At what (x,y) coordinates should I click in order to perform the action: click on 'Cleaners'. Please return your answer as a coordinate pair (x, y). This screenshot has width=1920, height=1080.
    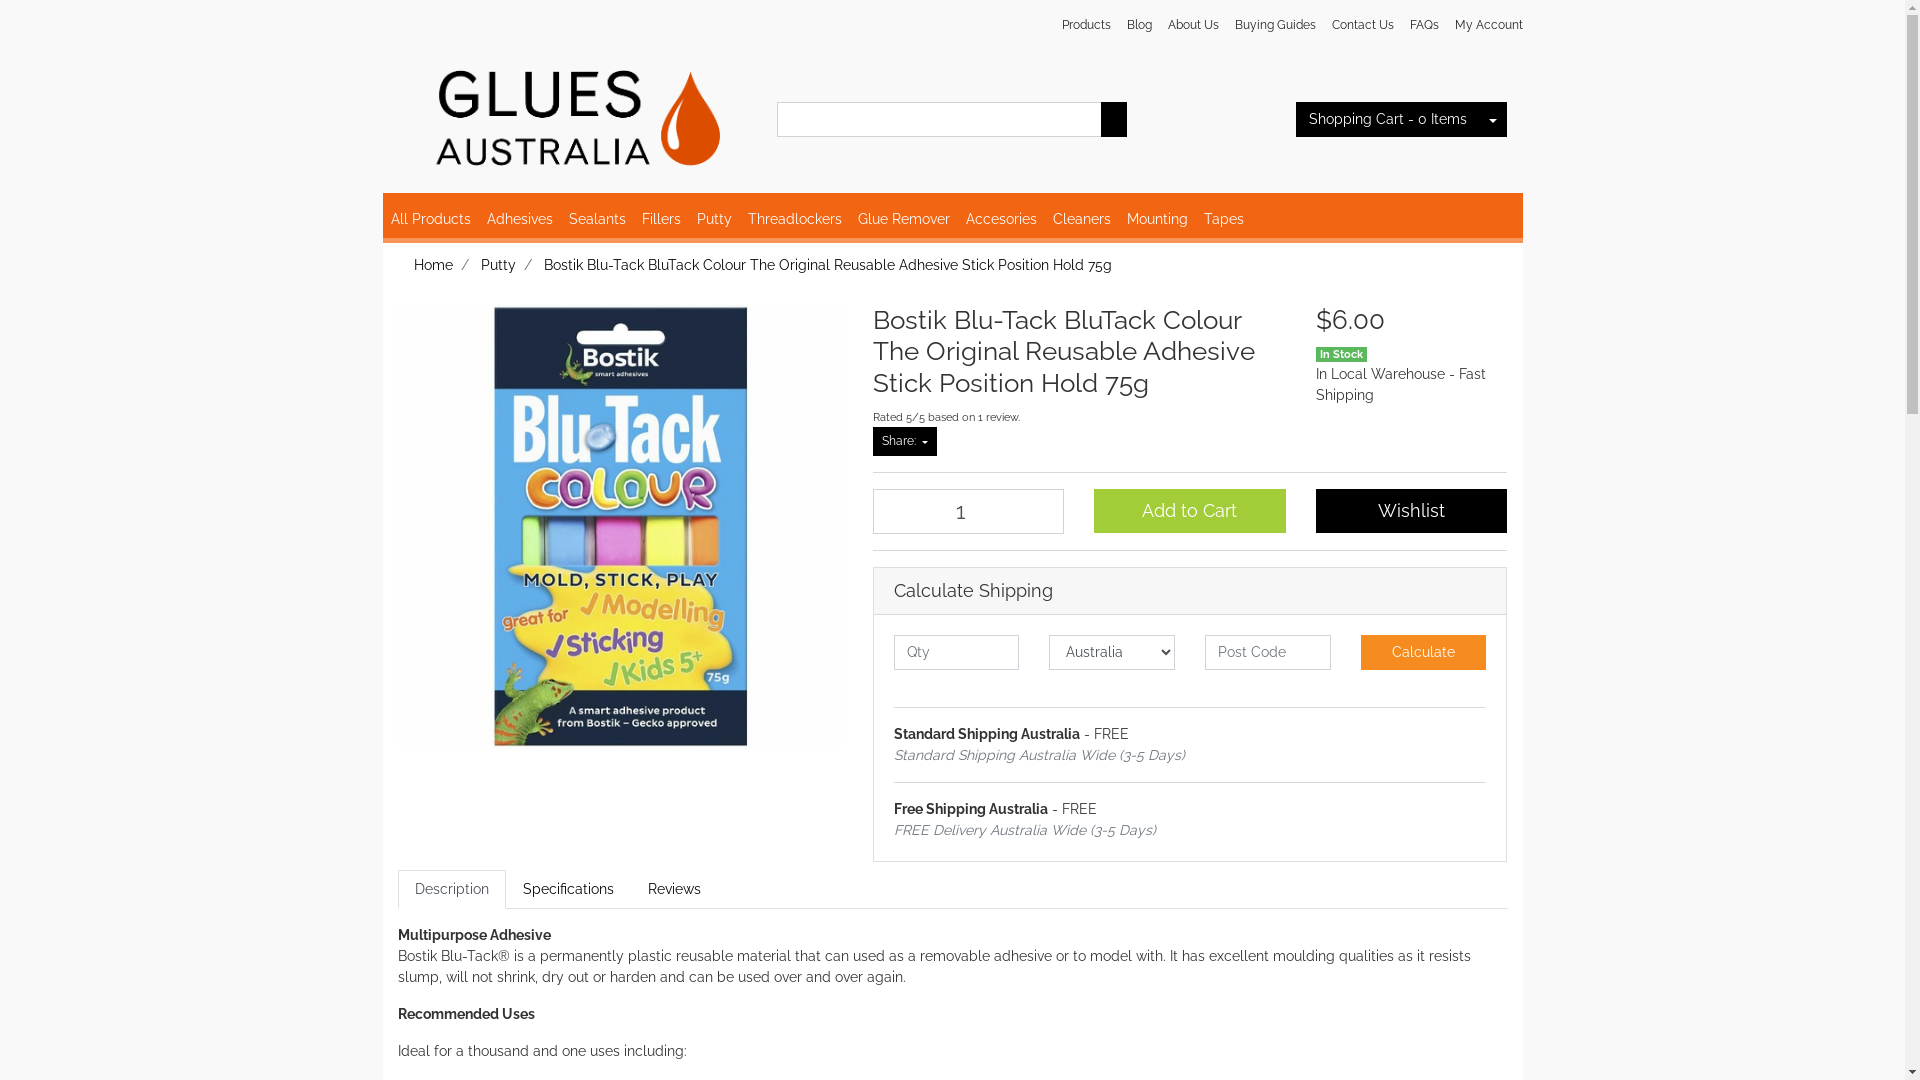
    Looking at the image, I should click on (1079, 219).